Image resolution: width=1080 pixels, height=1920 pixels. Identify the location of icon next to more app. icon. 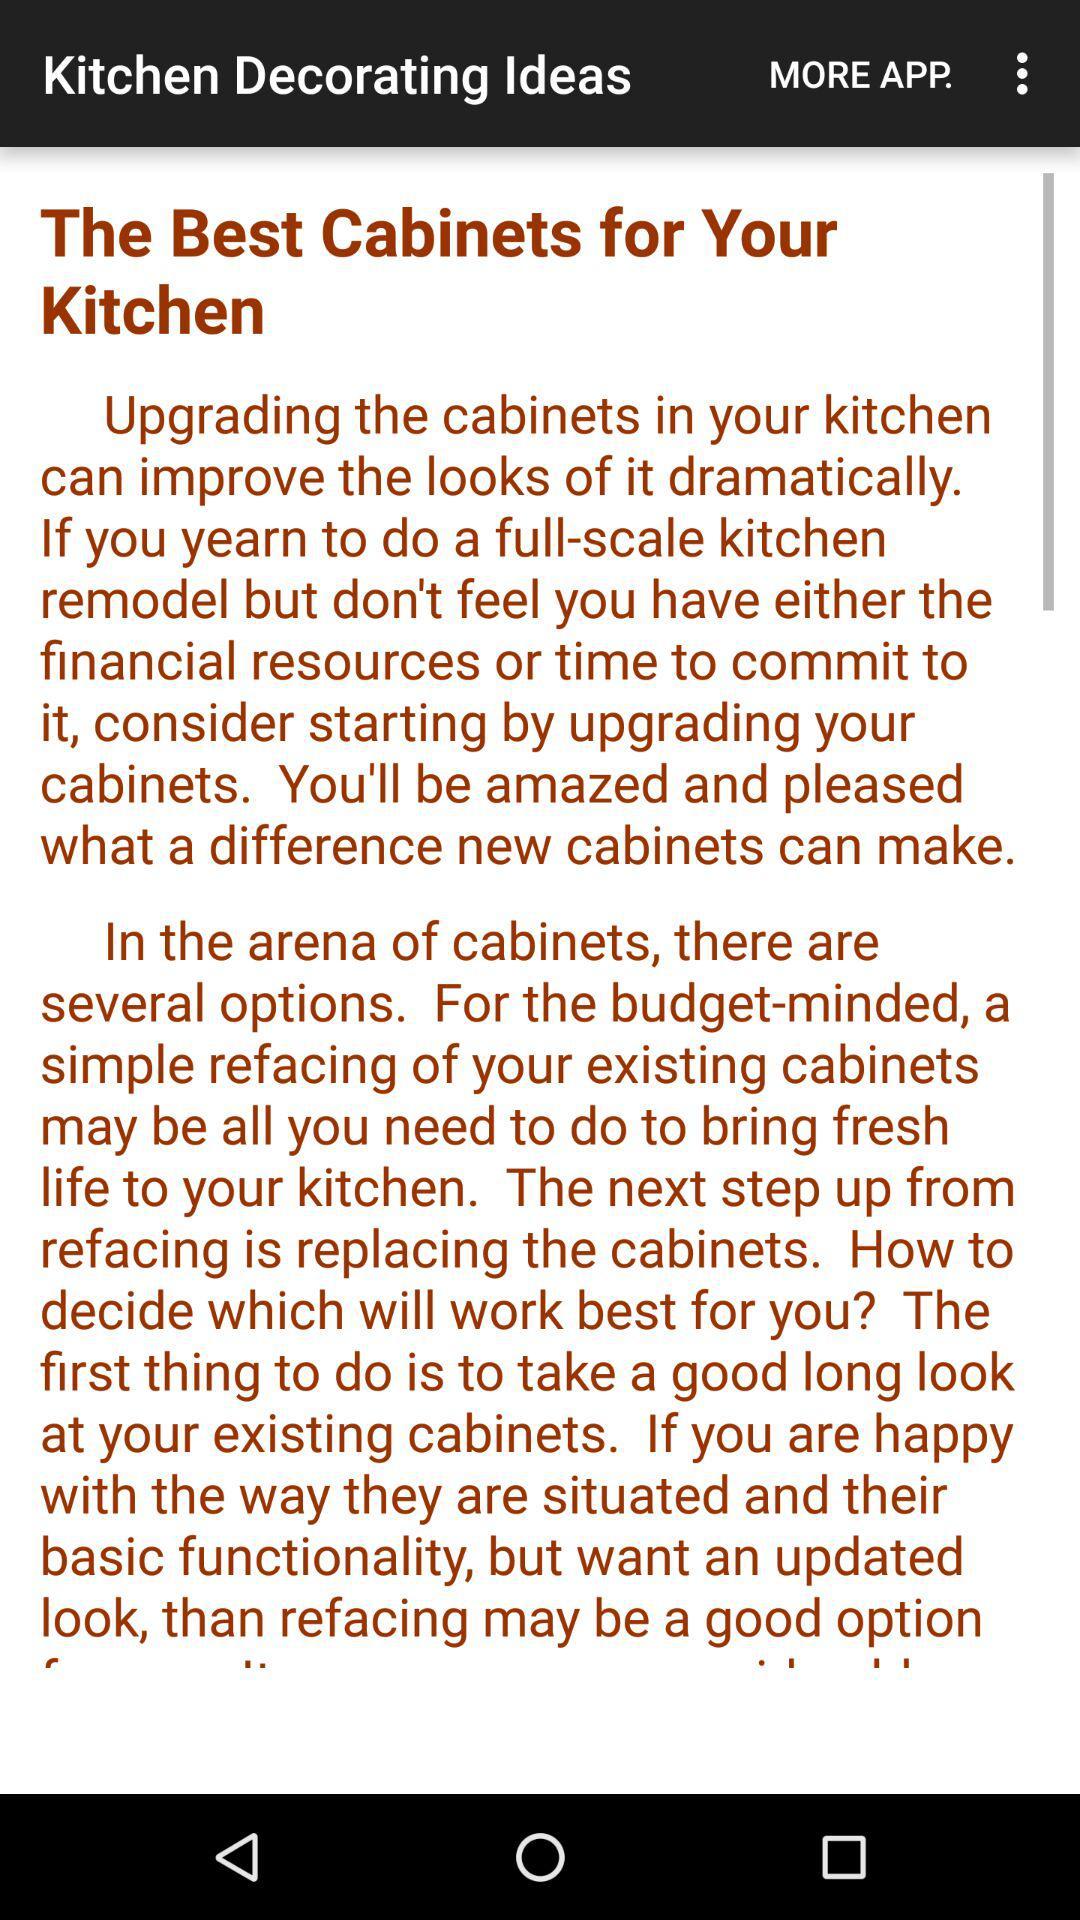
(1027, 73).